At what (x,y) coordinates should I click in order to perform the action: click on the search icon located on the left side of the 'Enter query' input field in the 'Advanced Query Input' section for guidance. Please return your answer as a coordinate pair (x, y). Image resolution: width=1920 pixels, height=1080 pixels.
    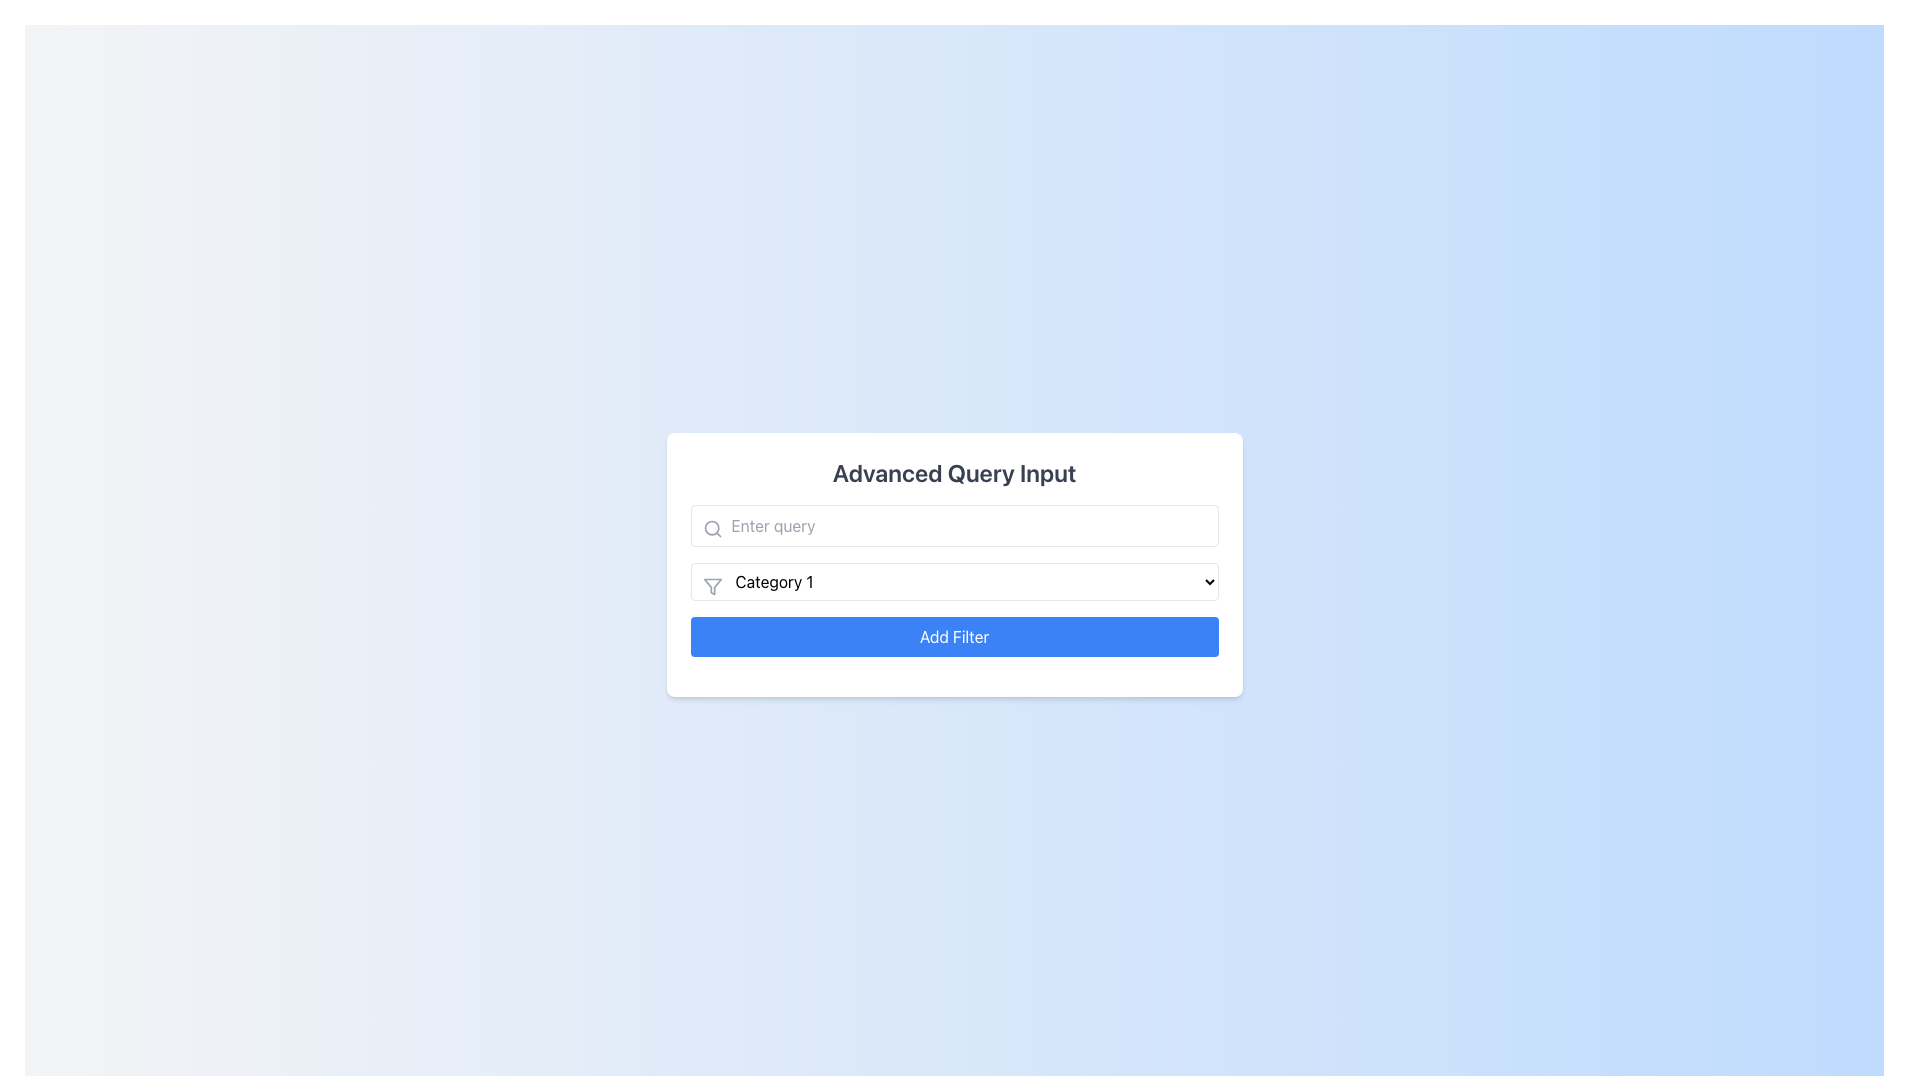
    Looking at the image, I should click on (712, 527).